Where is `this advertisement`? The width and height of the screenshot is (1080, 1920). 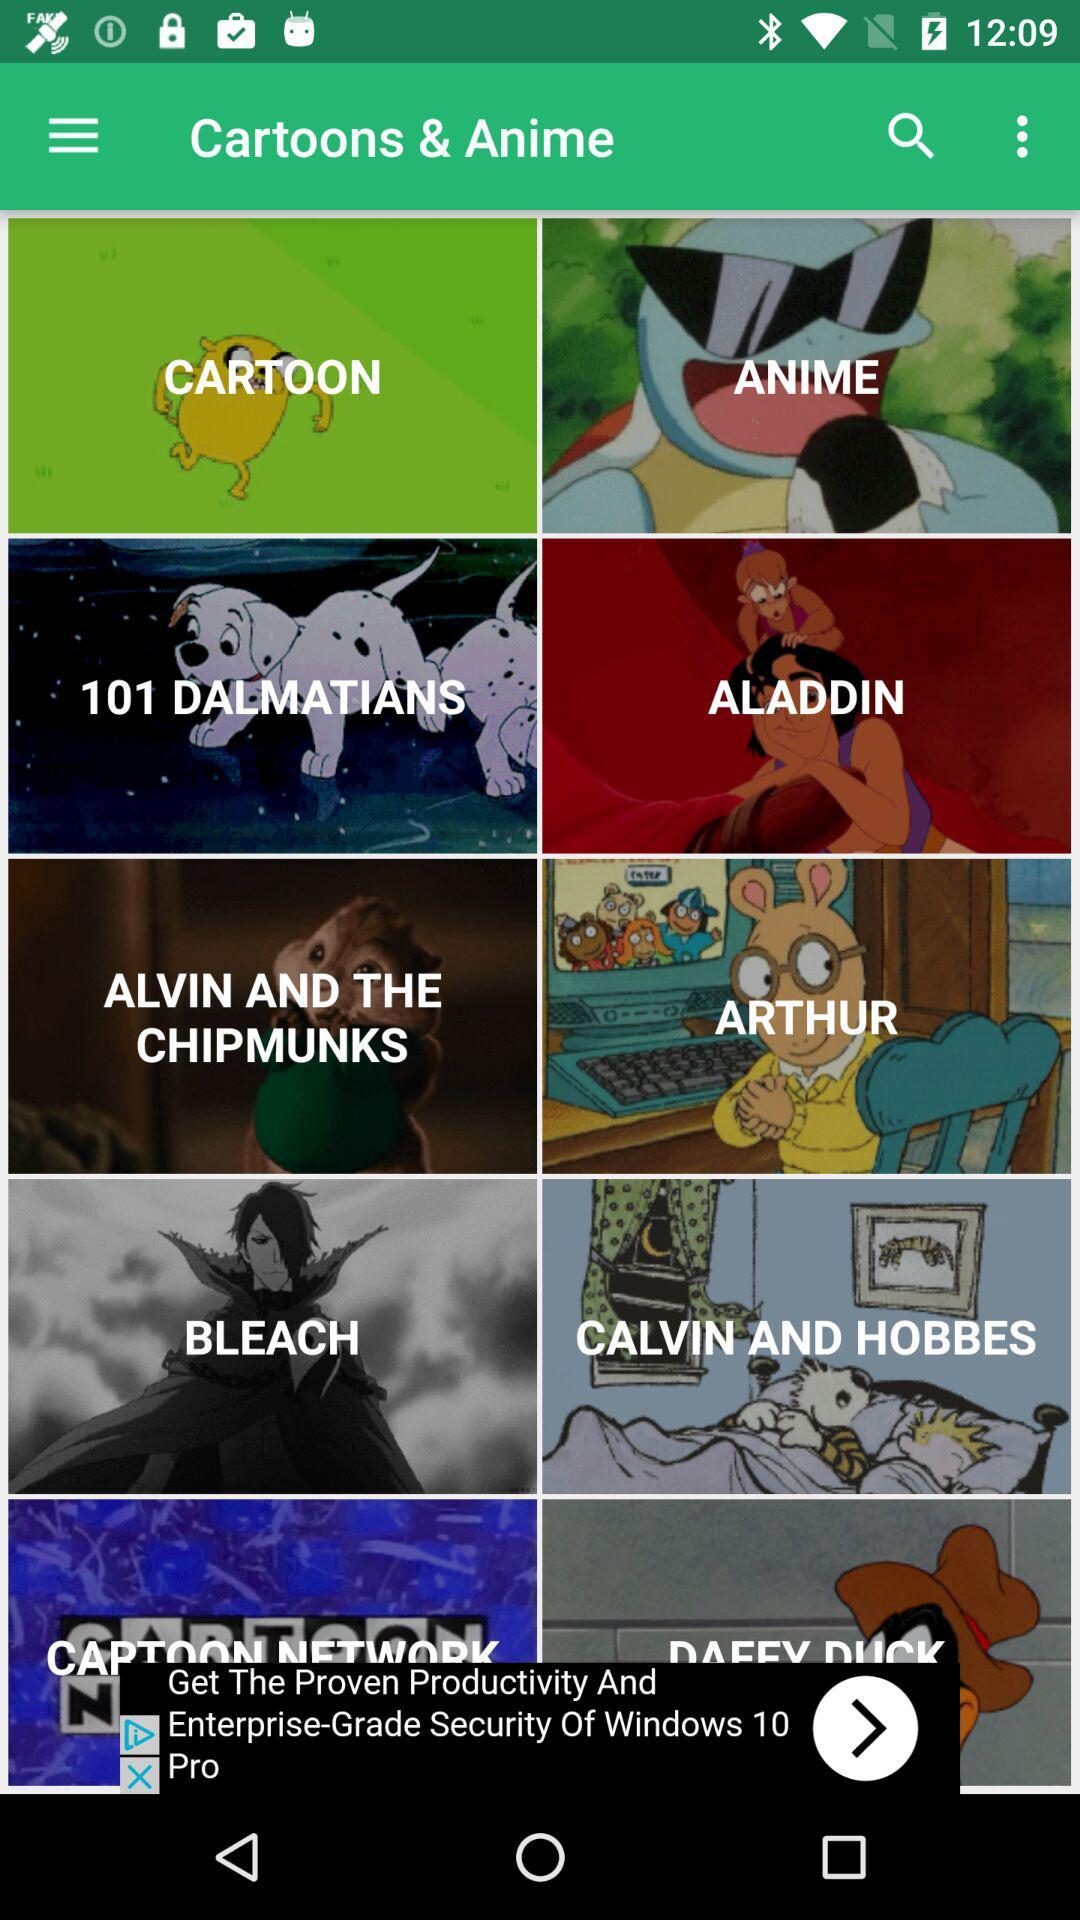 this advertisement is located at coordinates (540, 1727).